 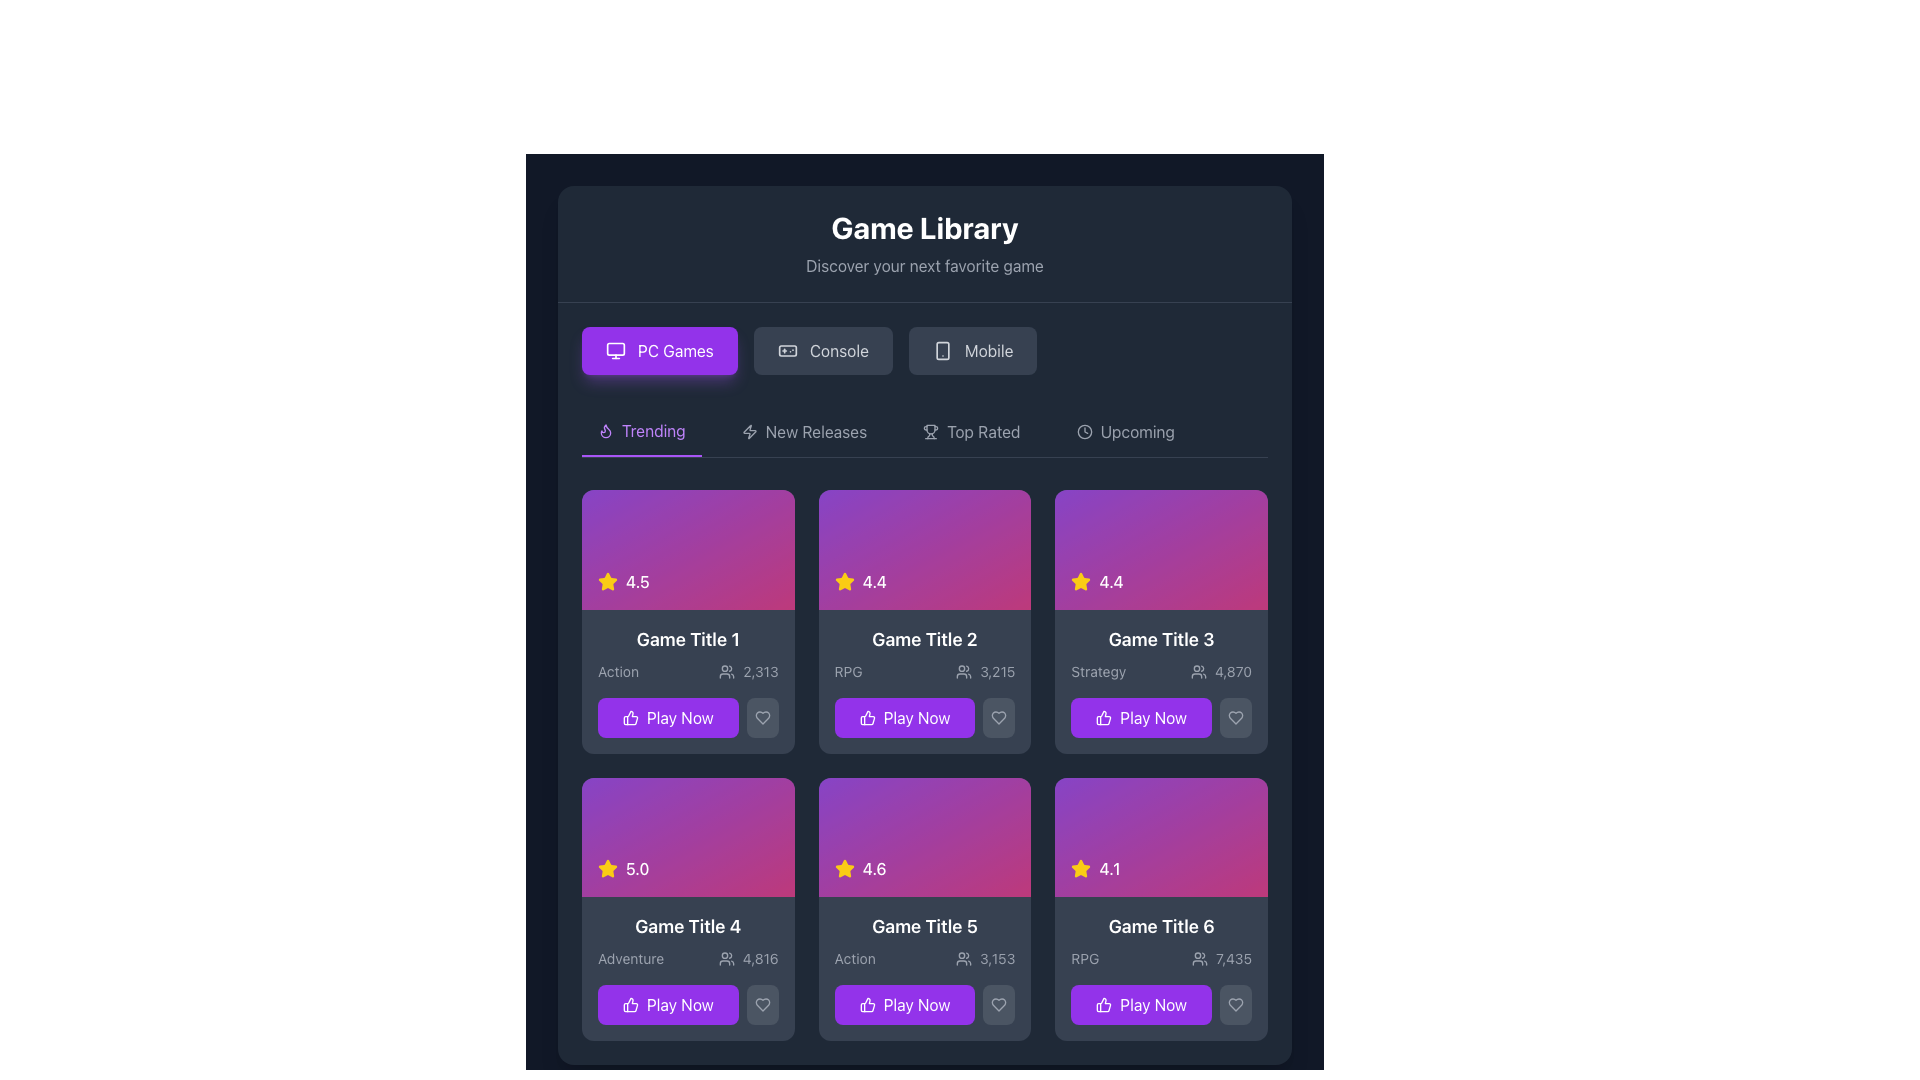 What do you see at coordinates (1097, 671) in the screenshot?
I see `the category label for 'Game Title 3' located in the metadata section of its card in the 'Game Library' grid` at bounding box center [1097, 671].